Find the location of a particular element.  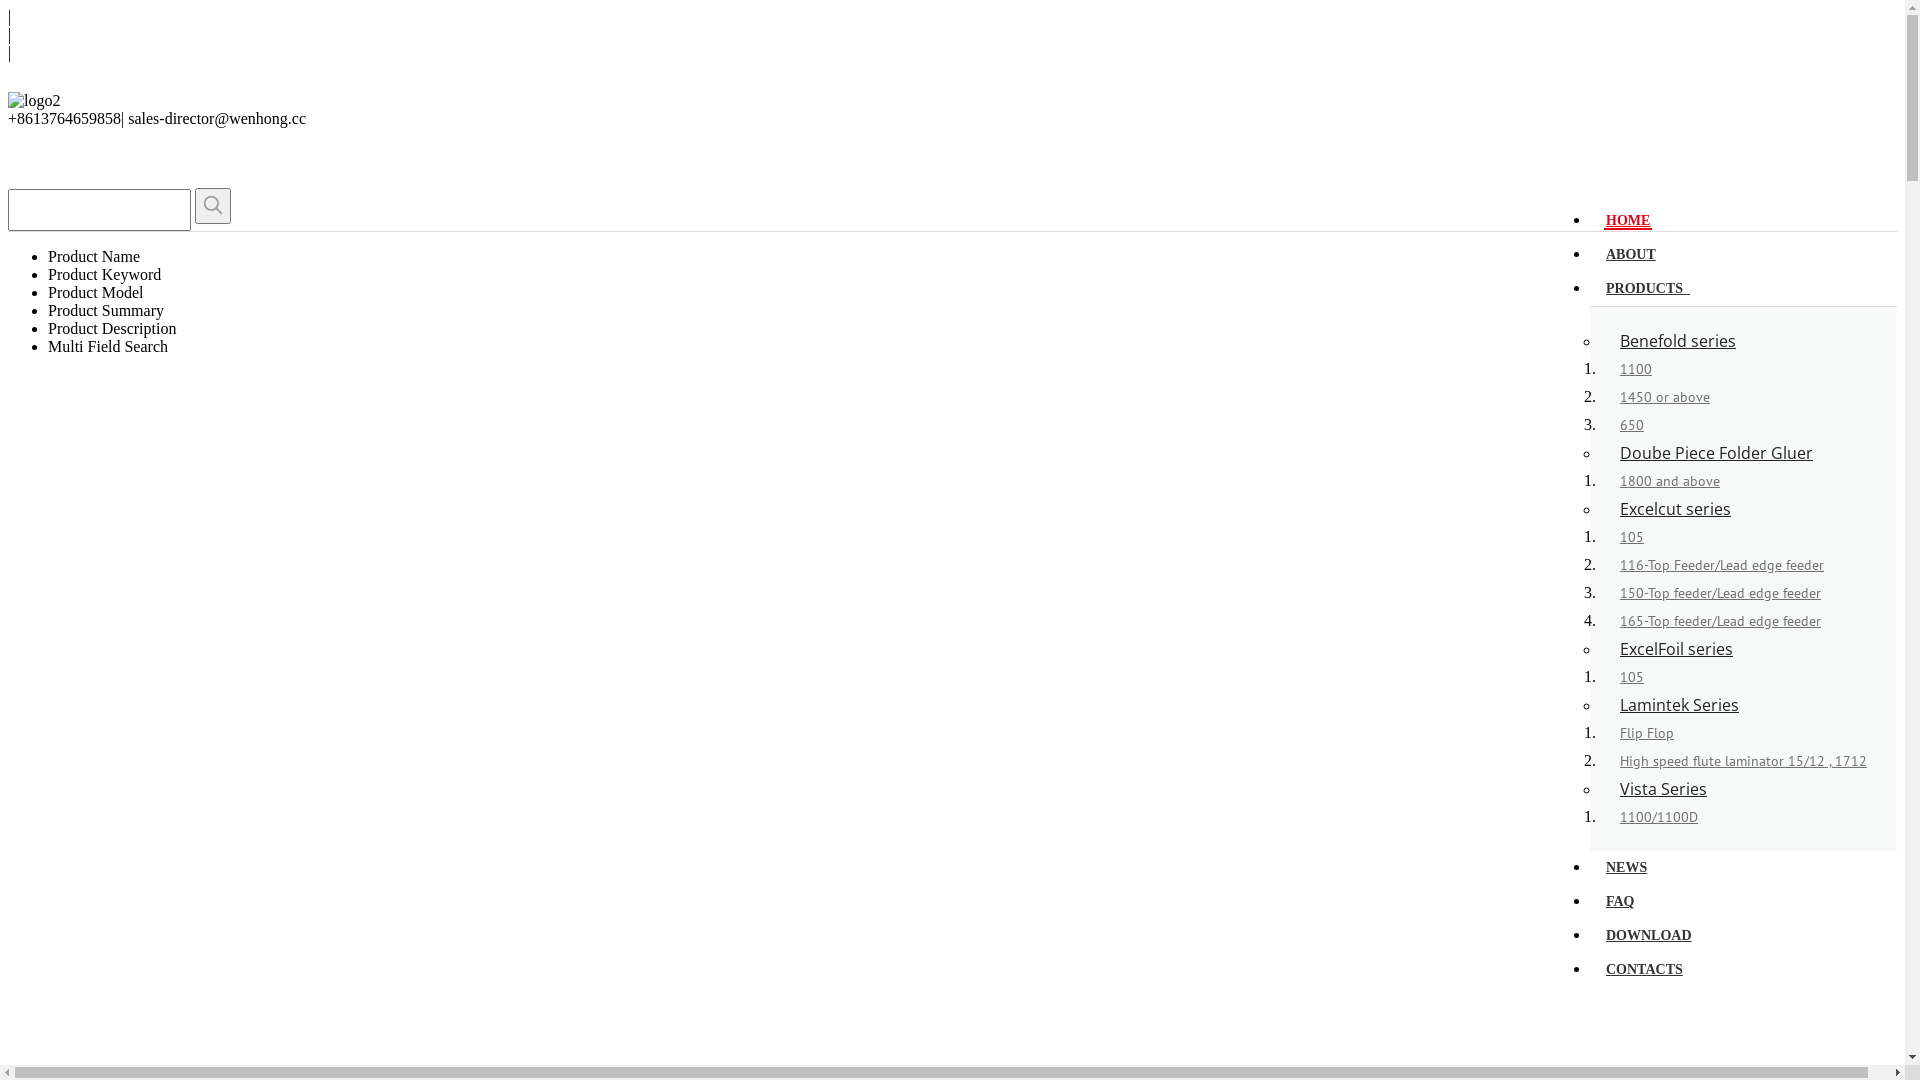

'HOME' is located at coordinates (1603, 219).